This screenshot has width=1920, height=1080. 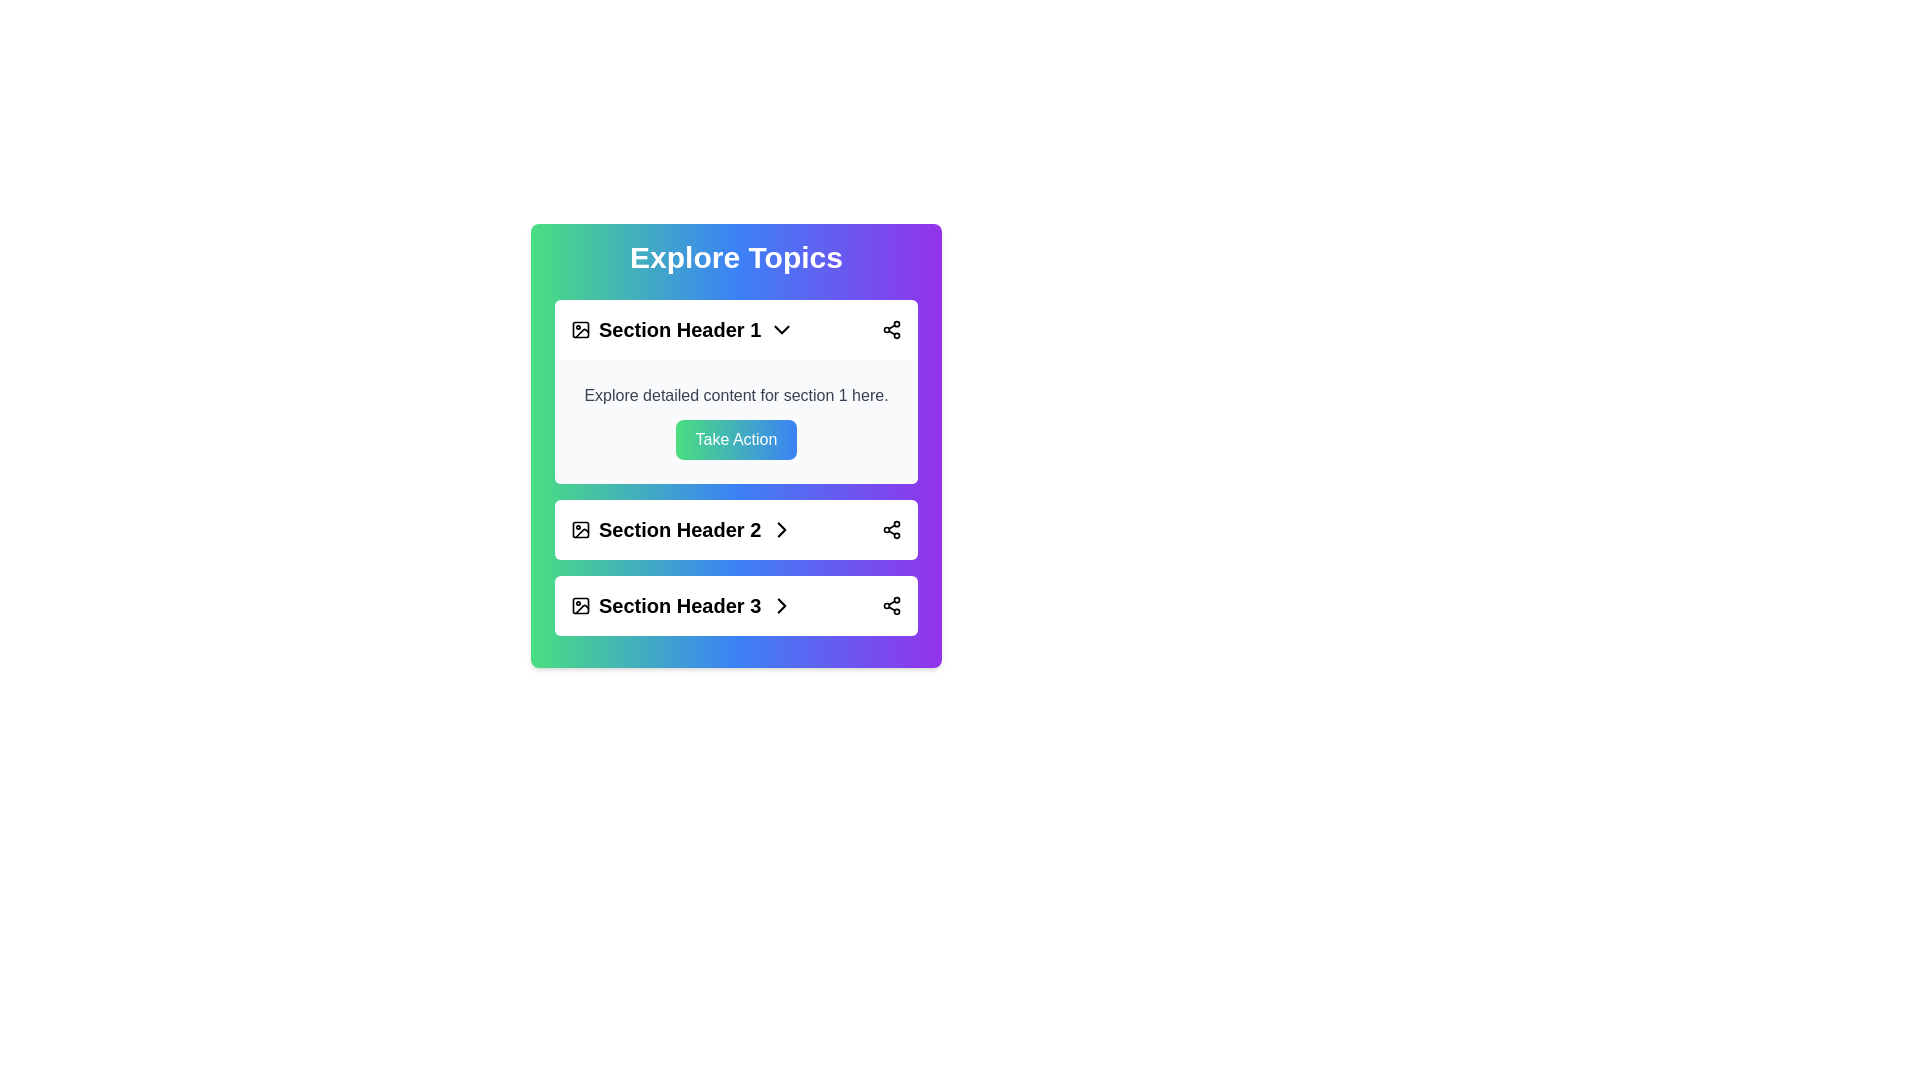 What do you see at coordinates (579, 329) in the screenshot?
I see `the SVG rectangle component that serves as a frame within the icon of 'Section Header 1'` at bounding box center [579, 329].